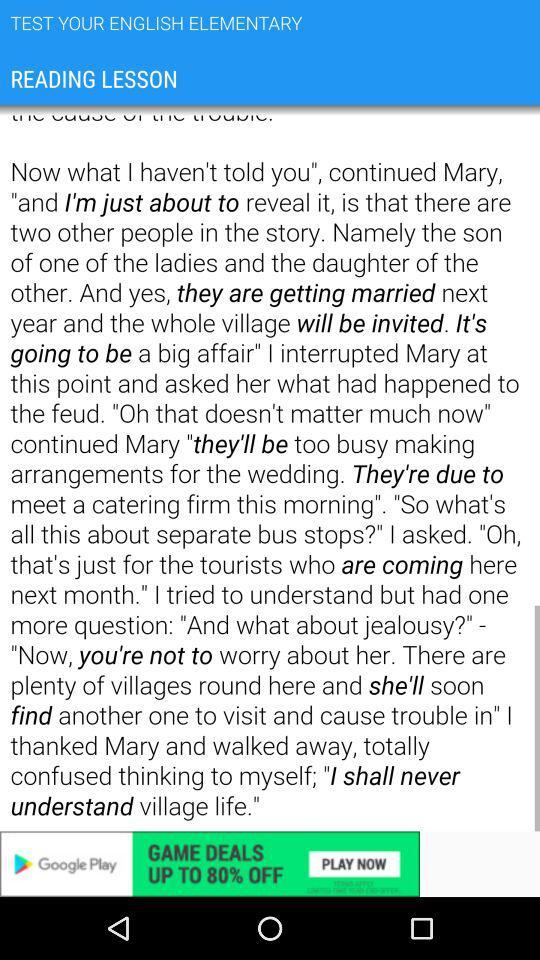 This screenshot has height=960, width=540. I want to click on variable advertisement, so click(270, 863).